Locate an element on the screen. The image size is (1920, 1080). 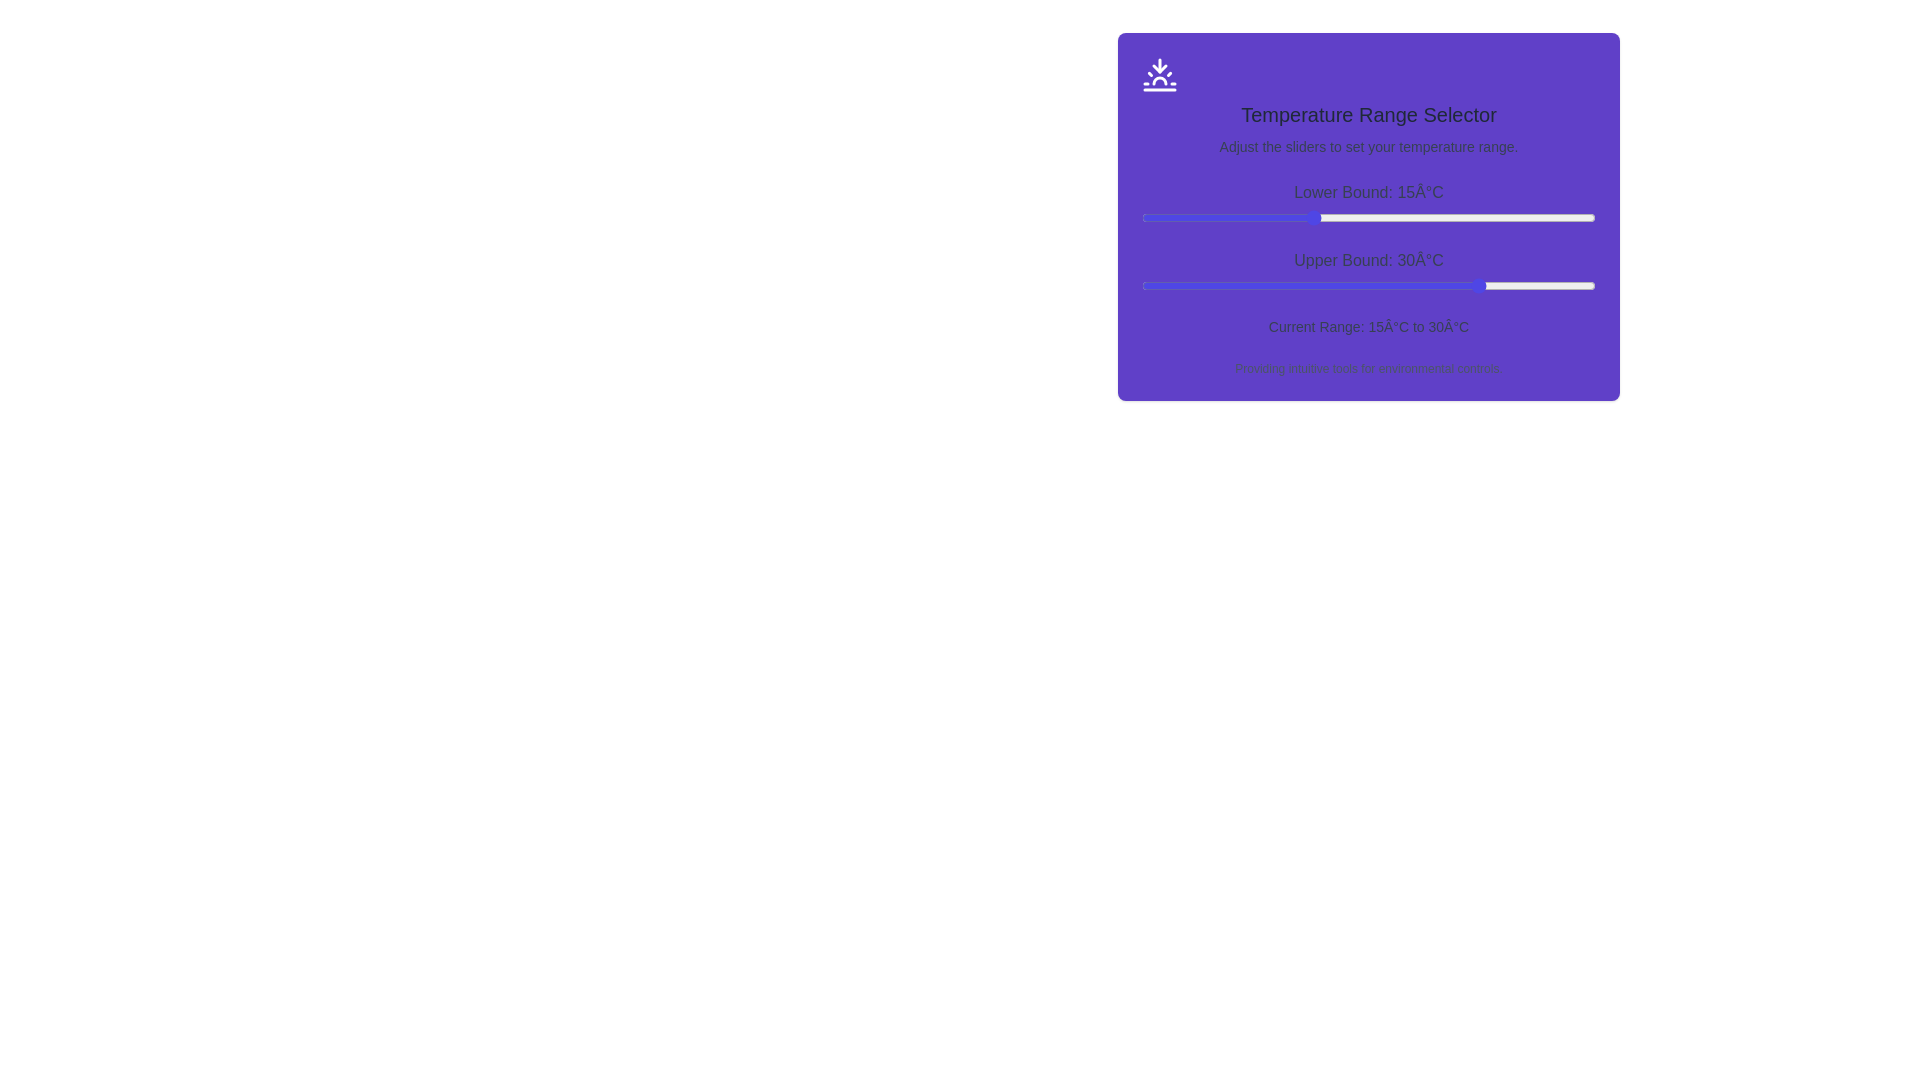
the lower bound slider to 33°C is located at coordinates (1516, 218).